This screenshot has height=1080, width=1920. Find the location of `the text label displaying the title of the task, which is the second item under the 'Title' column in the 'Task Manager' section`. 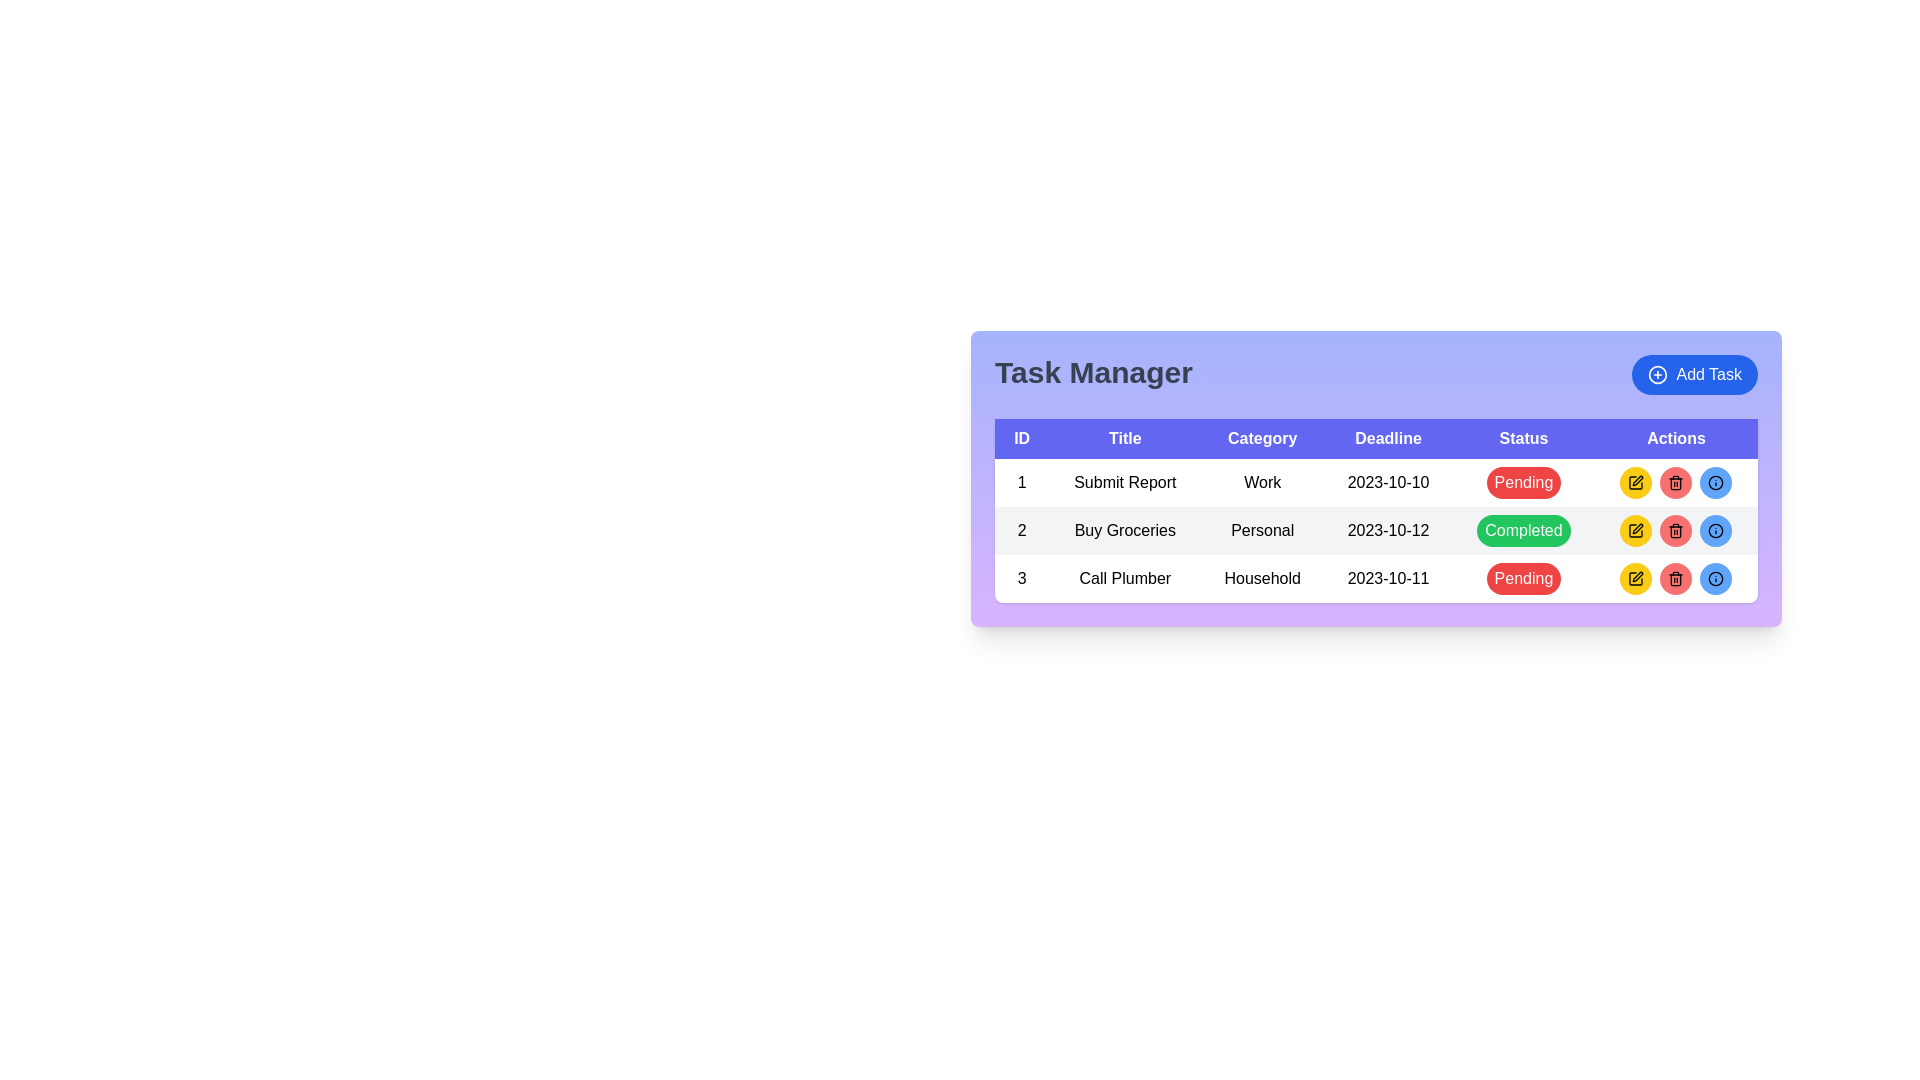

the text label displaying the title of the task, which is the second item under the 'Title' column in the 'Task Manager' section is located at coordinates (1125, 530).